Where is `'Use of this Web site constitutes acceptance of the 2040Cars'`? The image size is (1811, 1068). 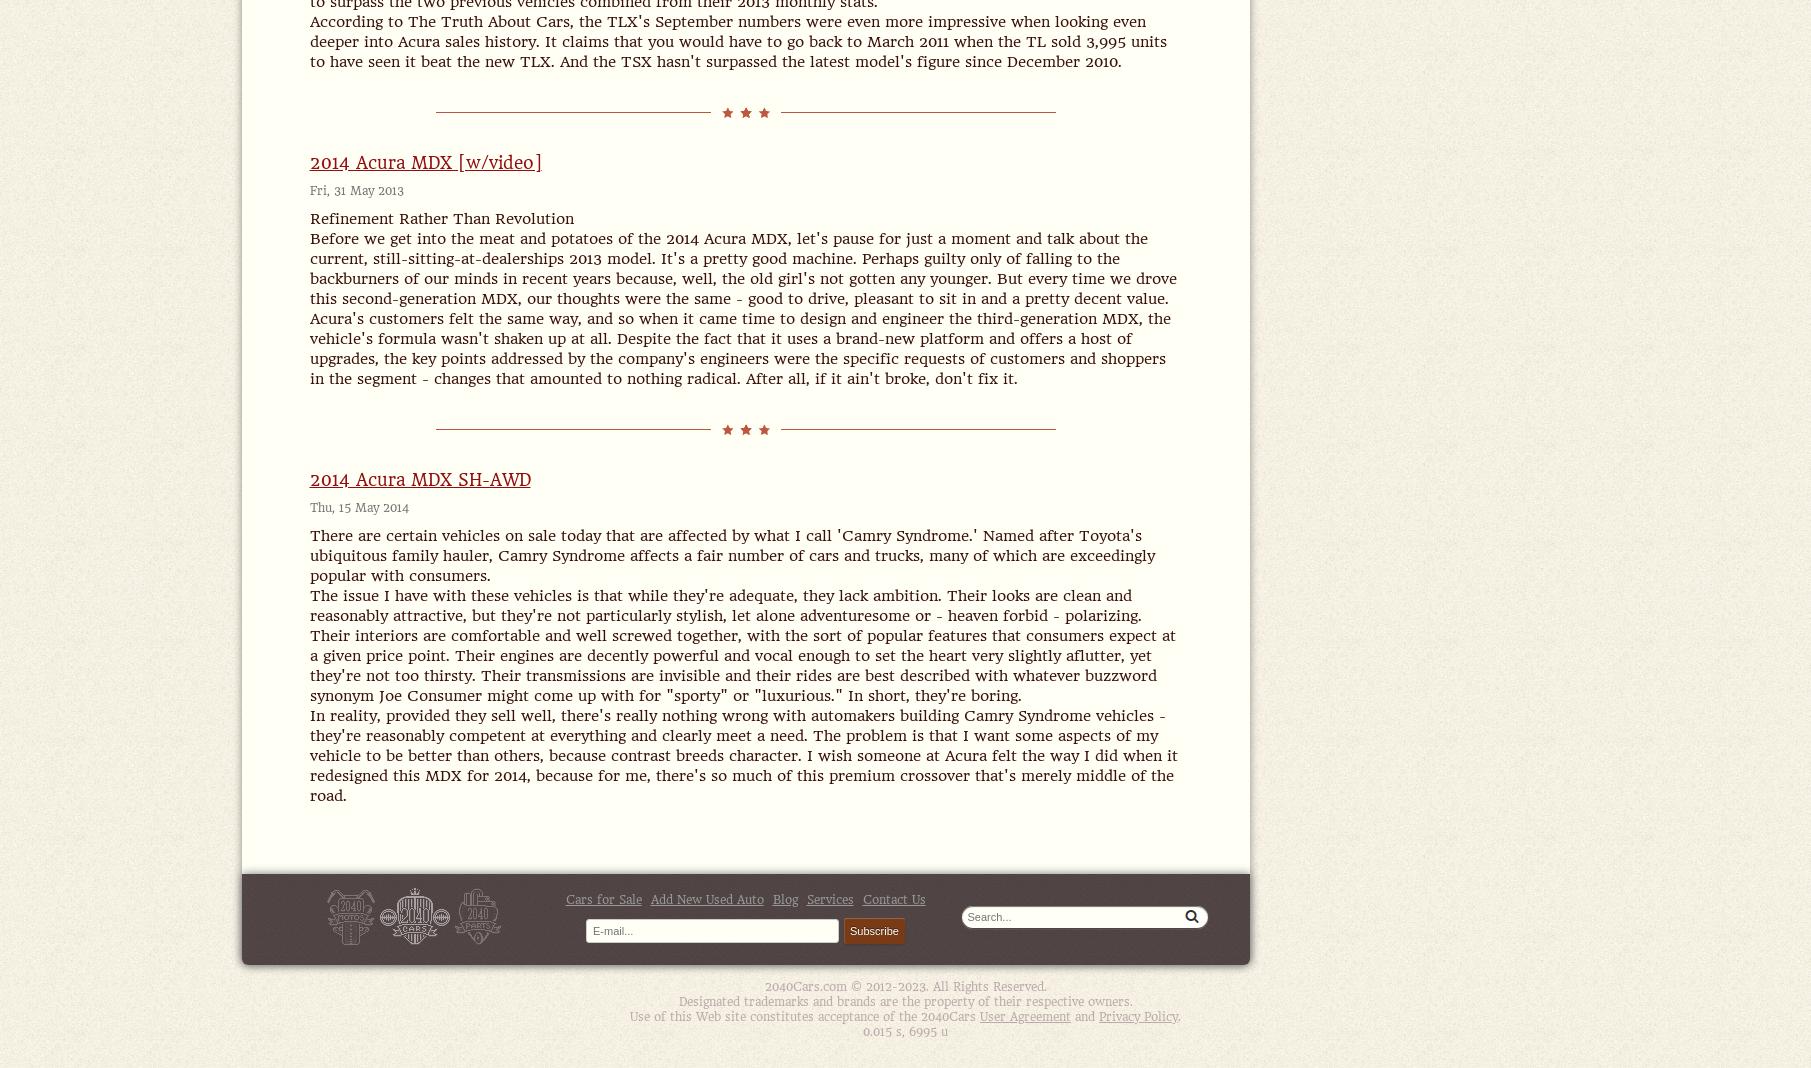
'Use of this Web site constitutes acceptance of the 2040Cars' is located at coordinates (630, 1016).